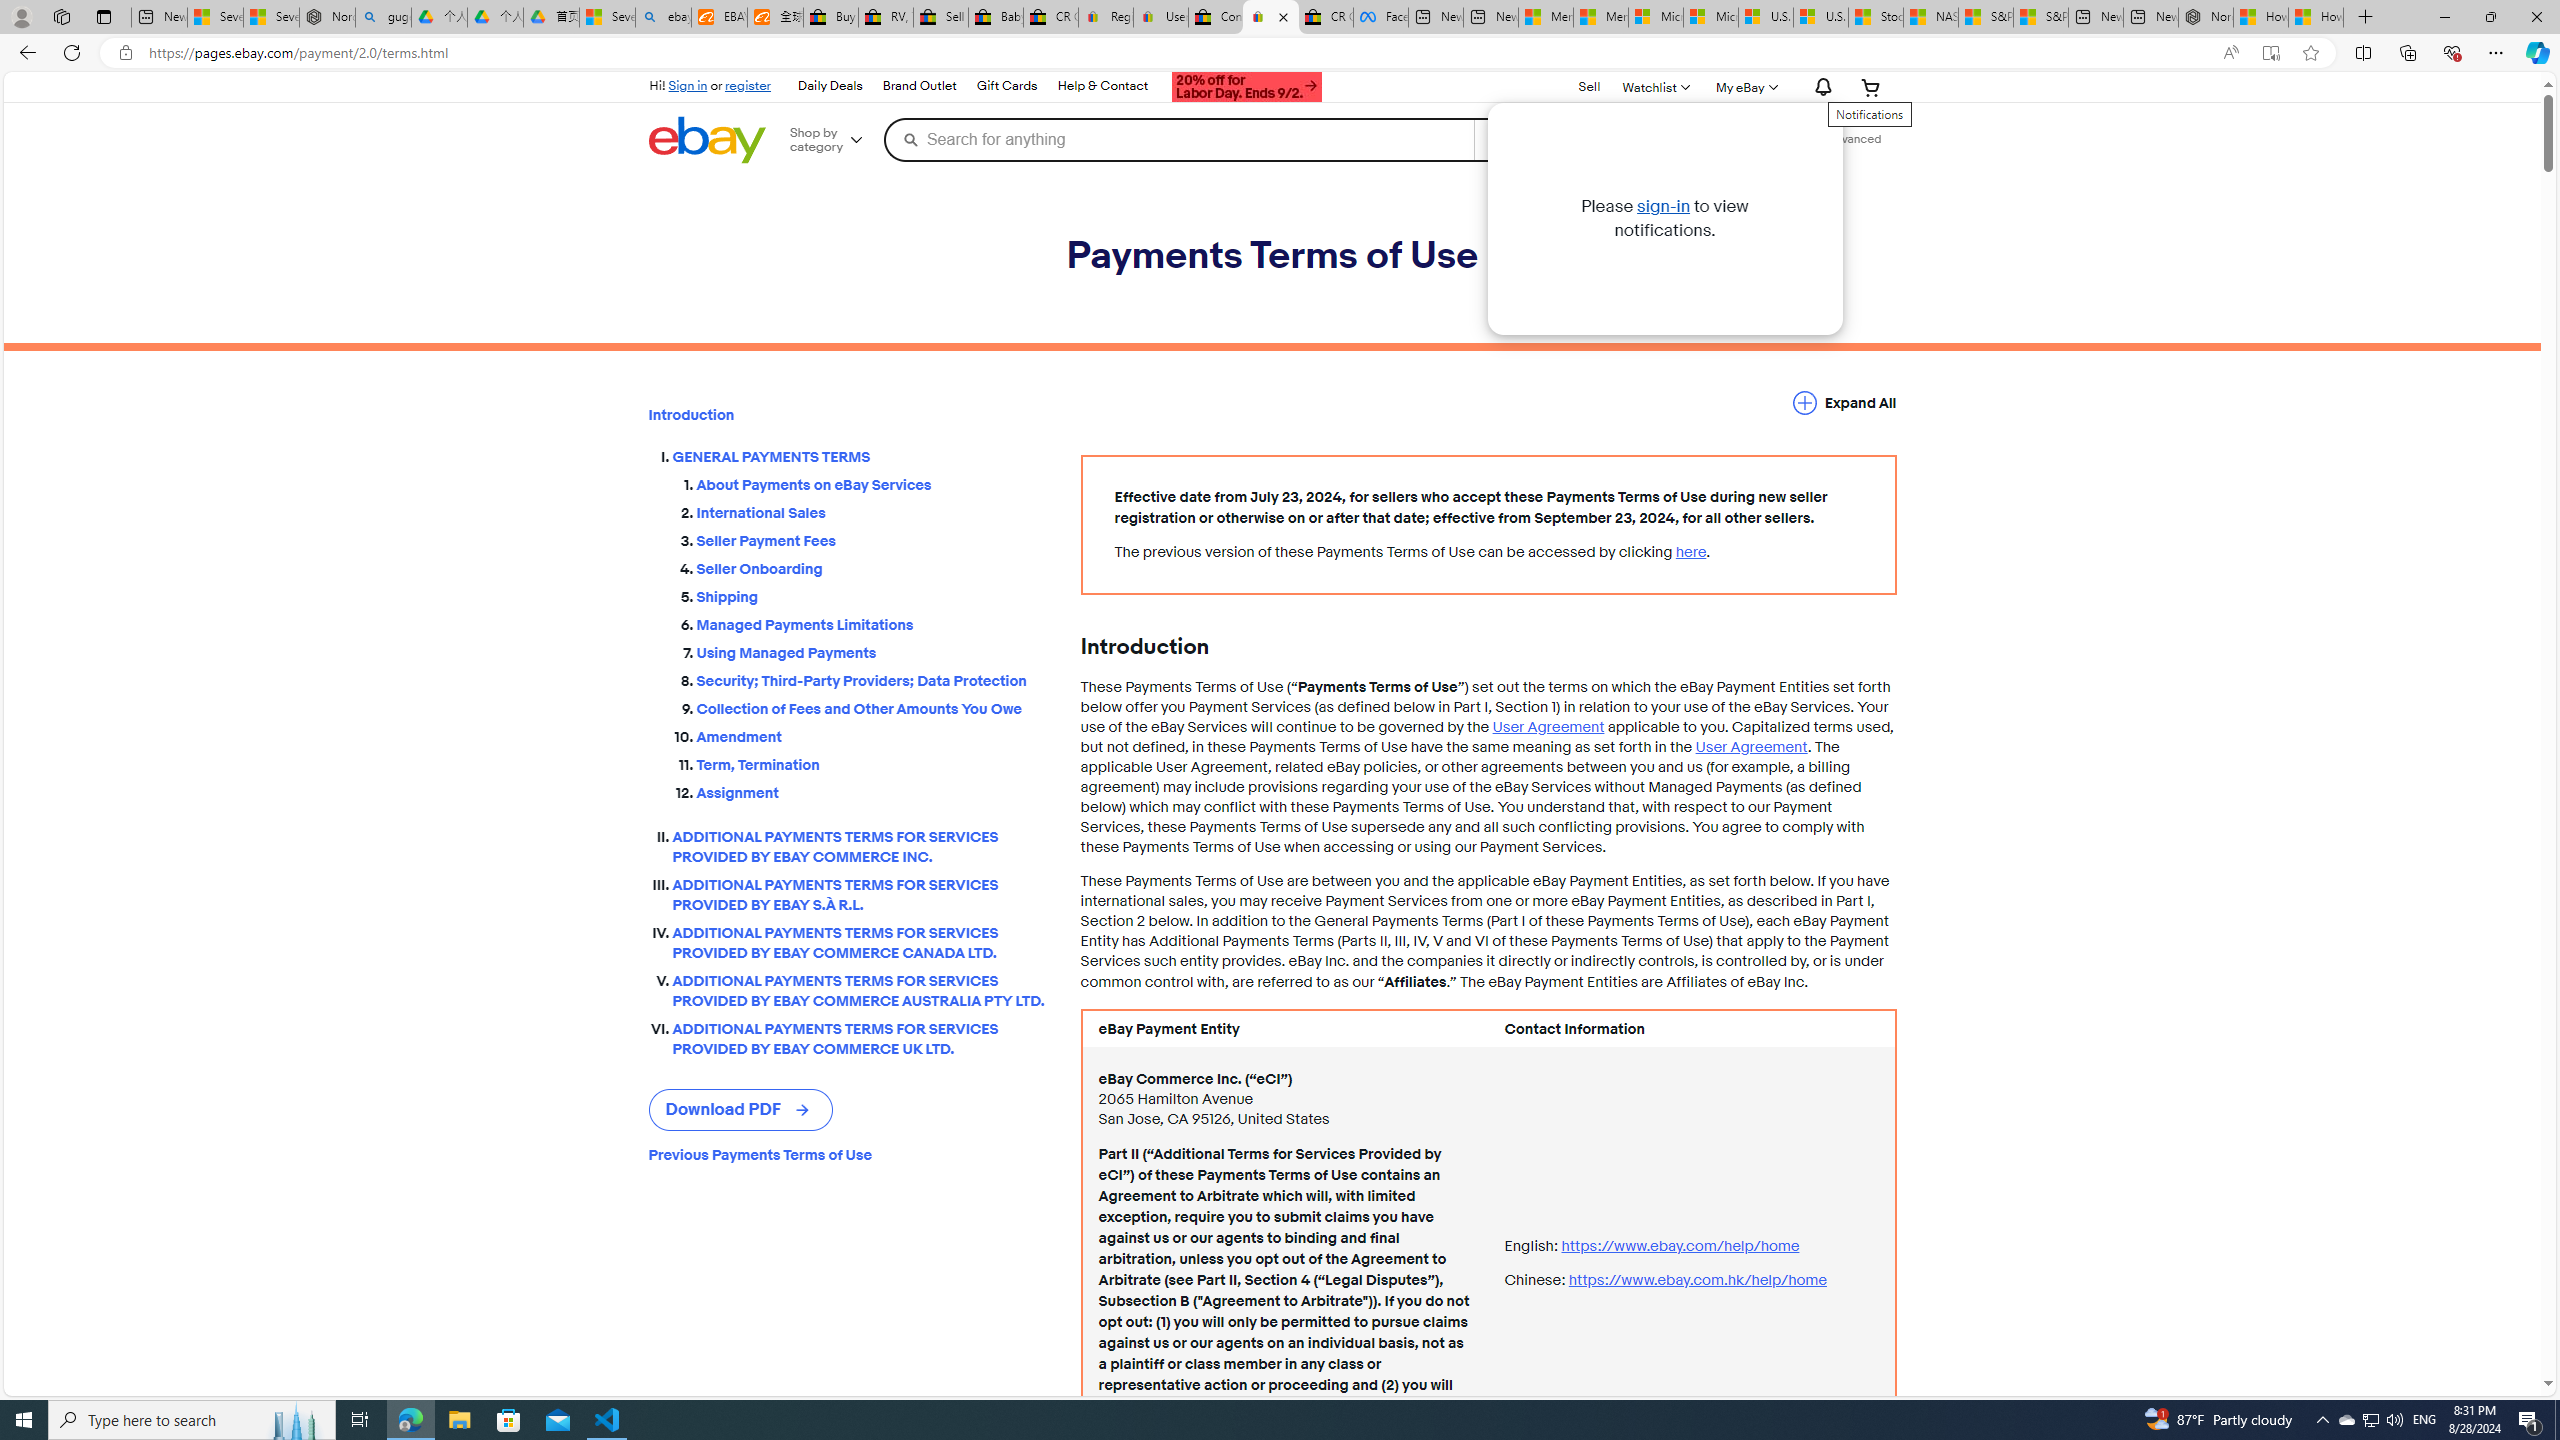 The height and width of the screenshot is (1440, 2560). I want to click on 'Amendment', so click(872, 736).